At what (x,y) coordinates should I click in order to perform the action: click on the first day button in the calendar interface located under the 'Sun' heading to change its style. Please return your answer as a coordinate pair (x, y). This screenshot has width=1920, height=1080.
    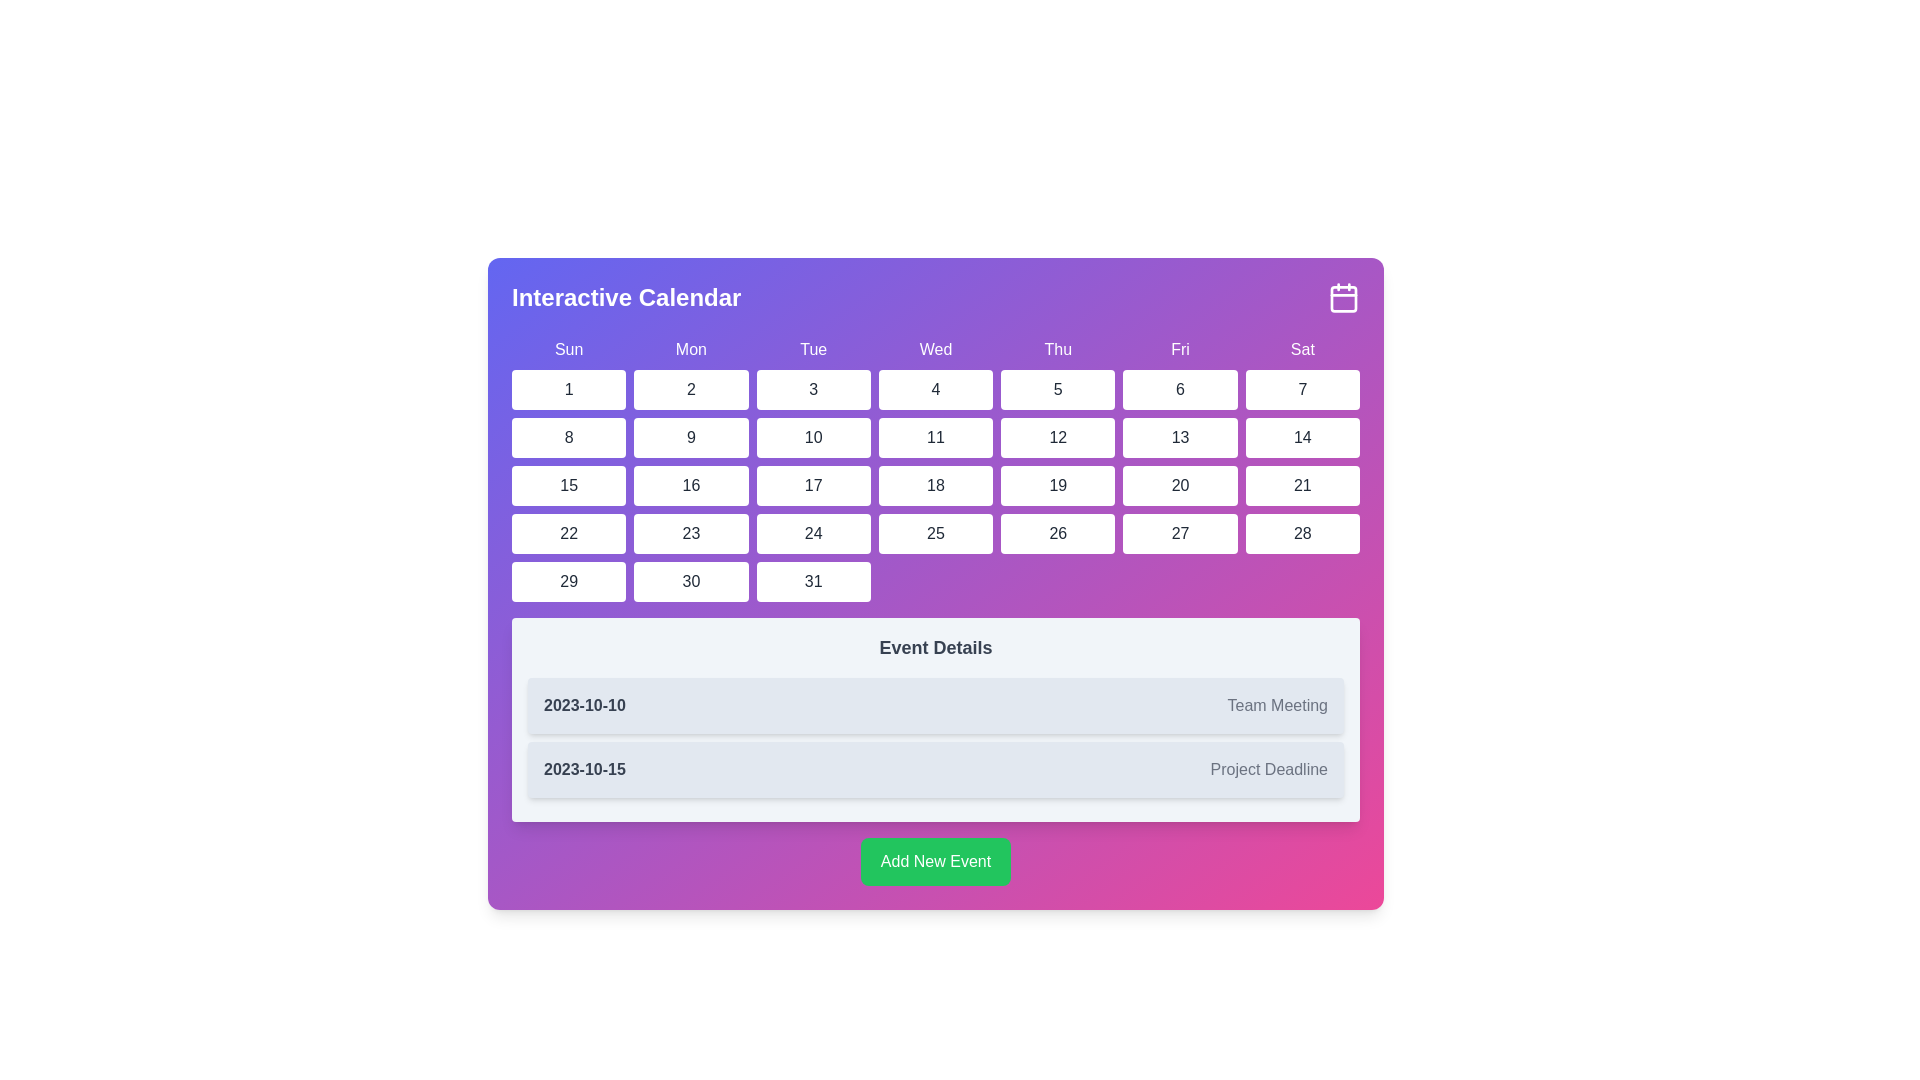
    Looking at the image, I should click on (568, 389).